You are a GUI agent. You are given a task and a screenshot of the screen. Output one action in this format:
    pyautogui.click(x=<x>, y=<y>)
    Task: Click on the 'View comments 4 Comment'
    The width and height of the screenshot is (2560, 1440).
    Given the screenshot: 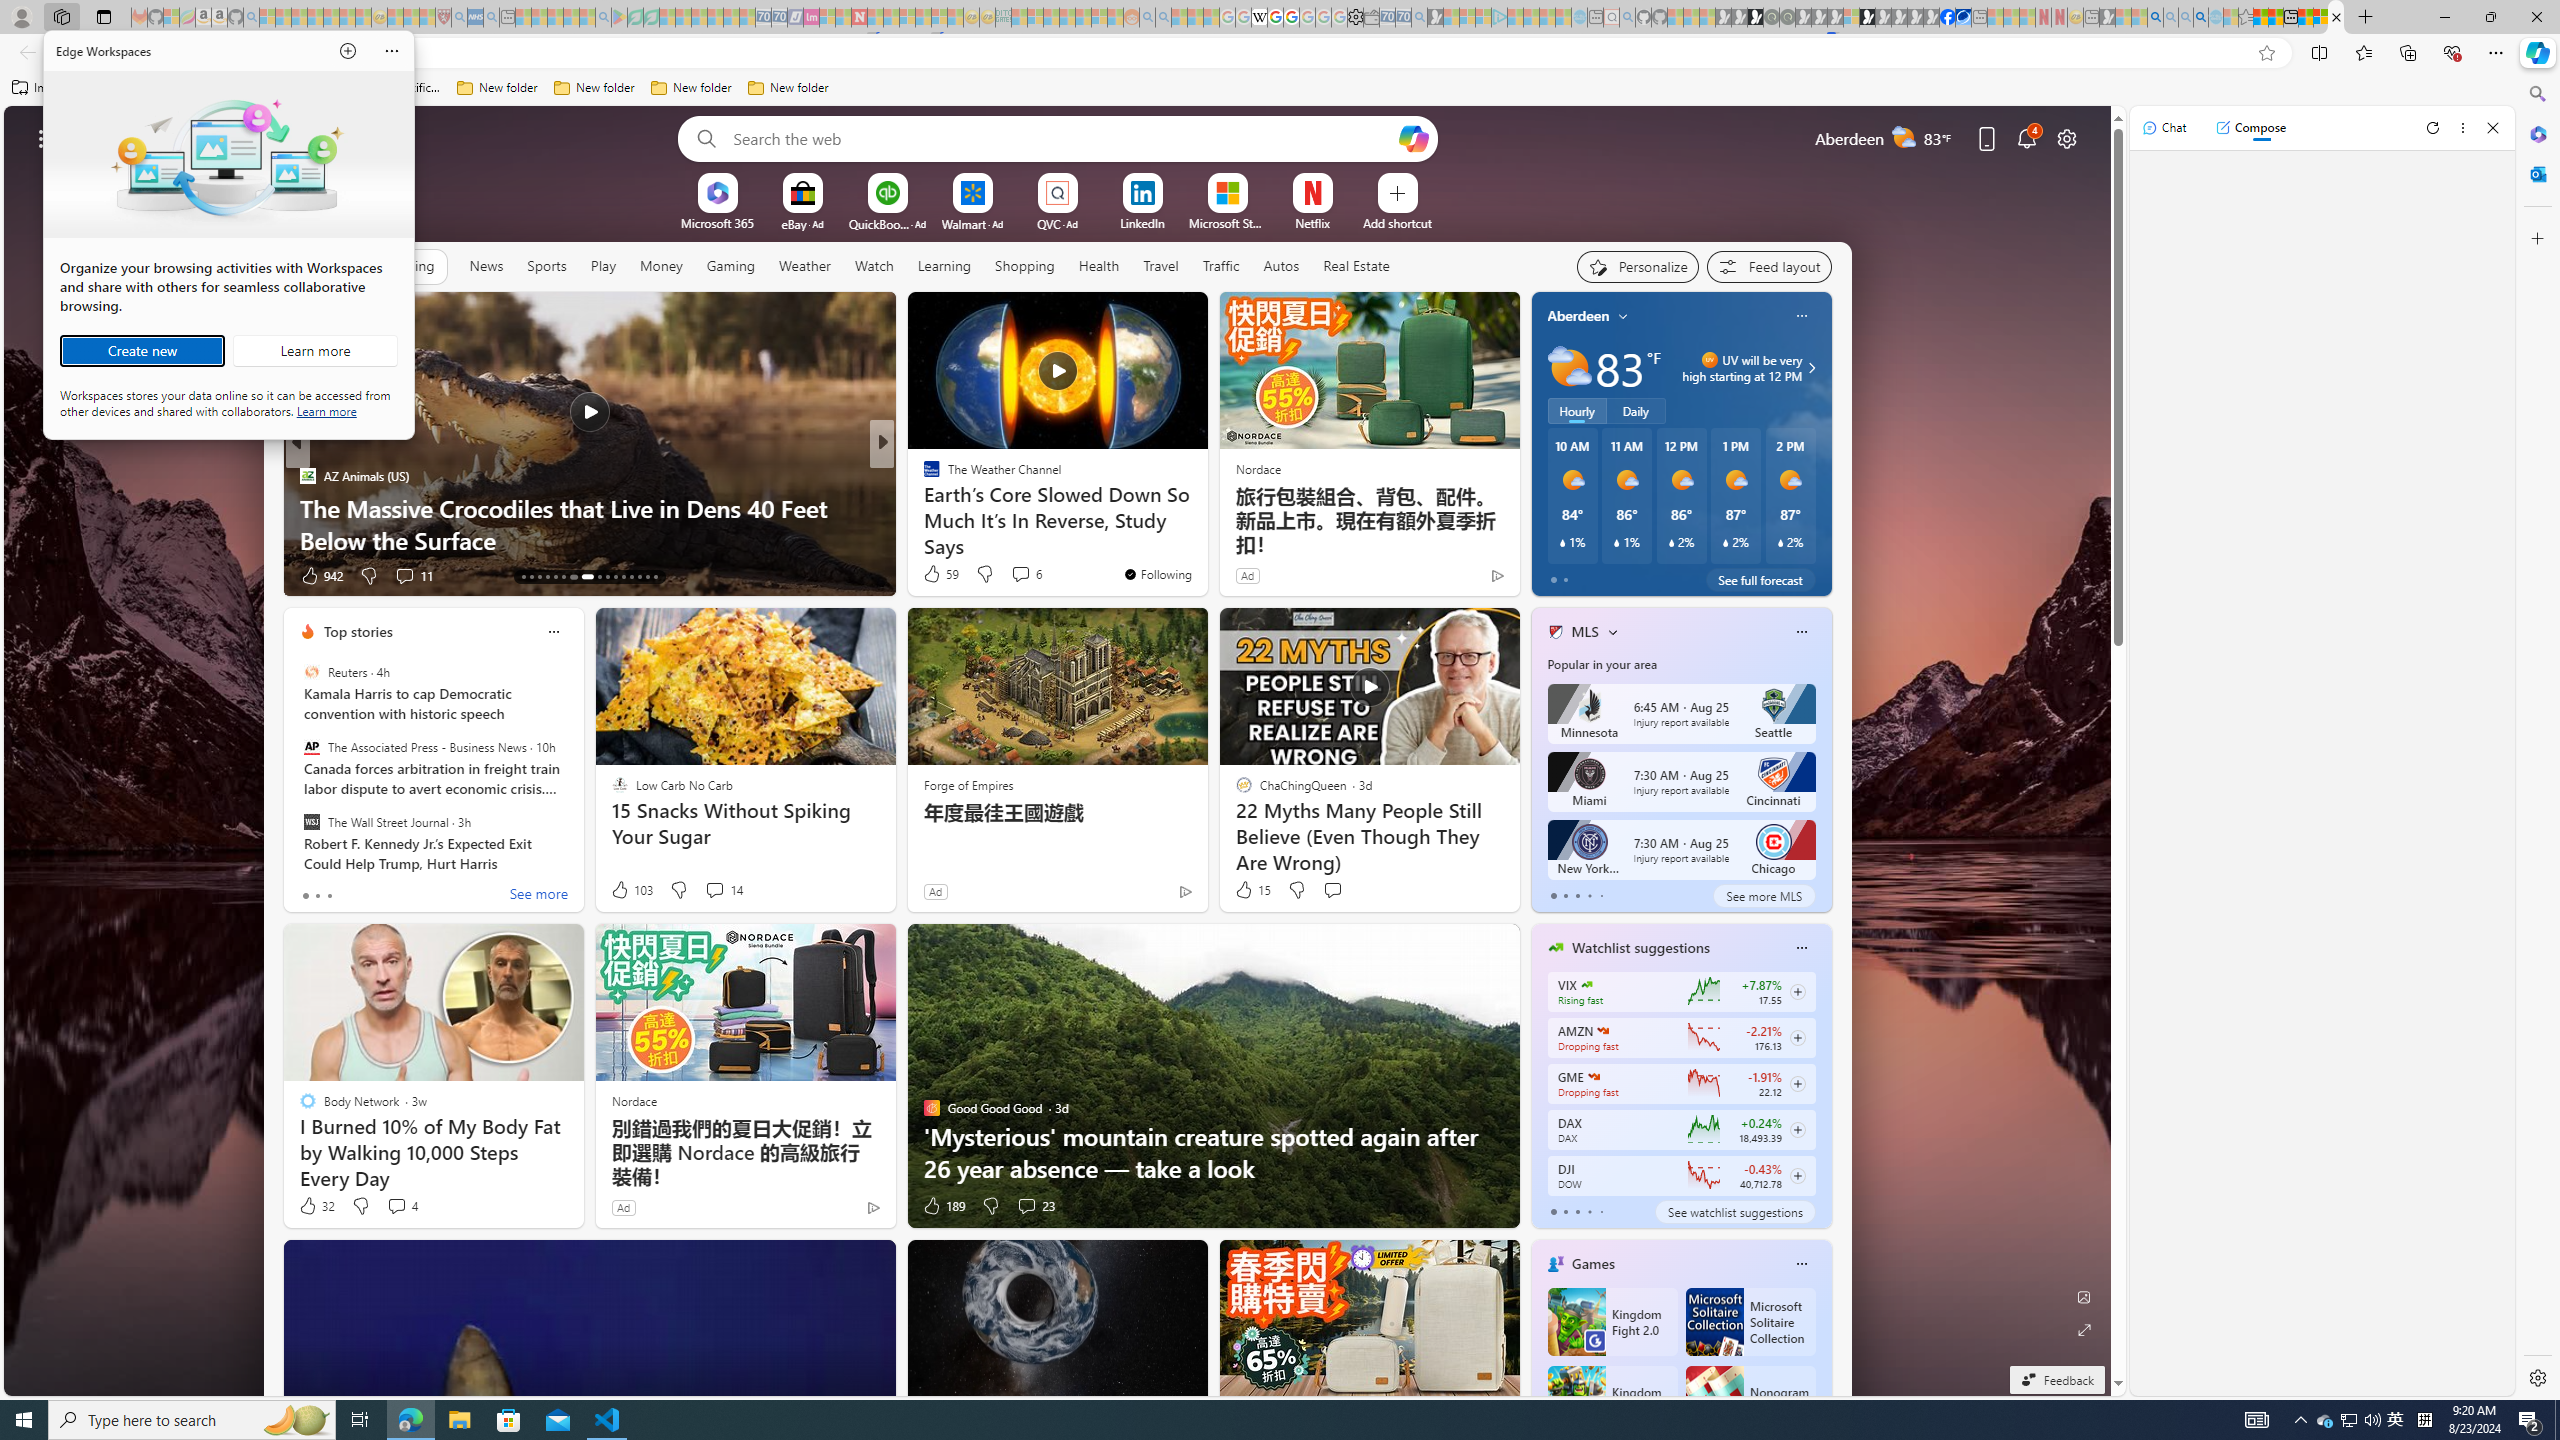 What is the action you would take?
    pyautogui.click(x=400, y=1206)
    